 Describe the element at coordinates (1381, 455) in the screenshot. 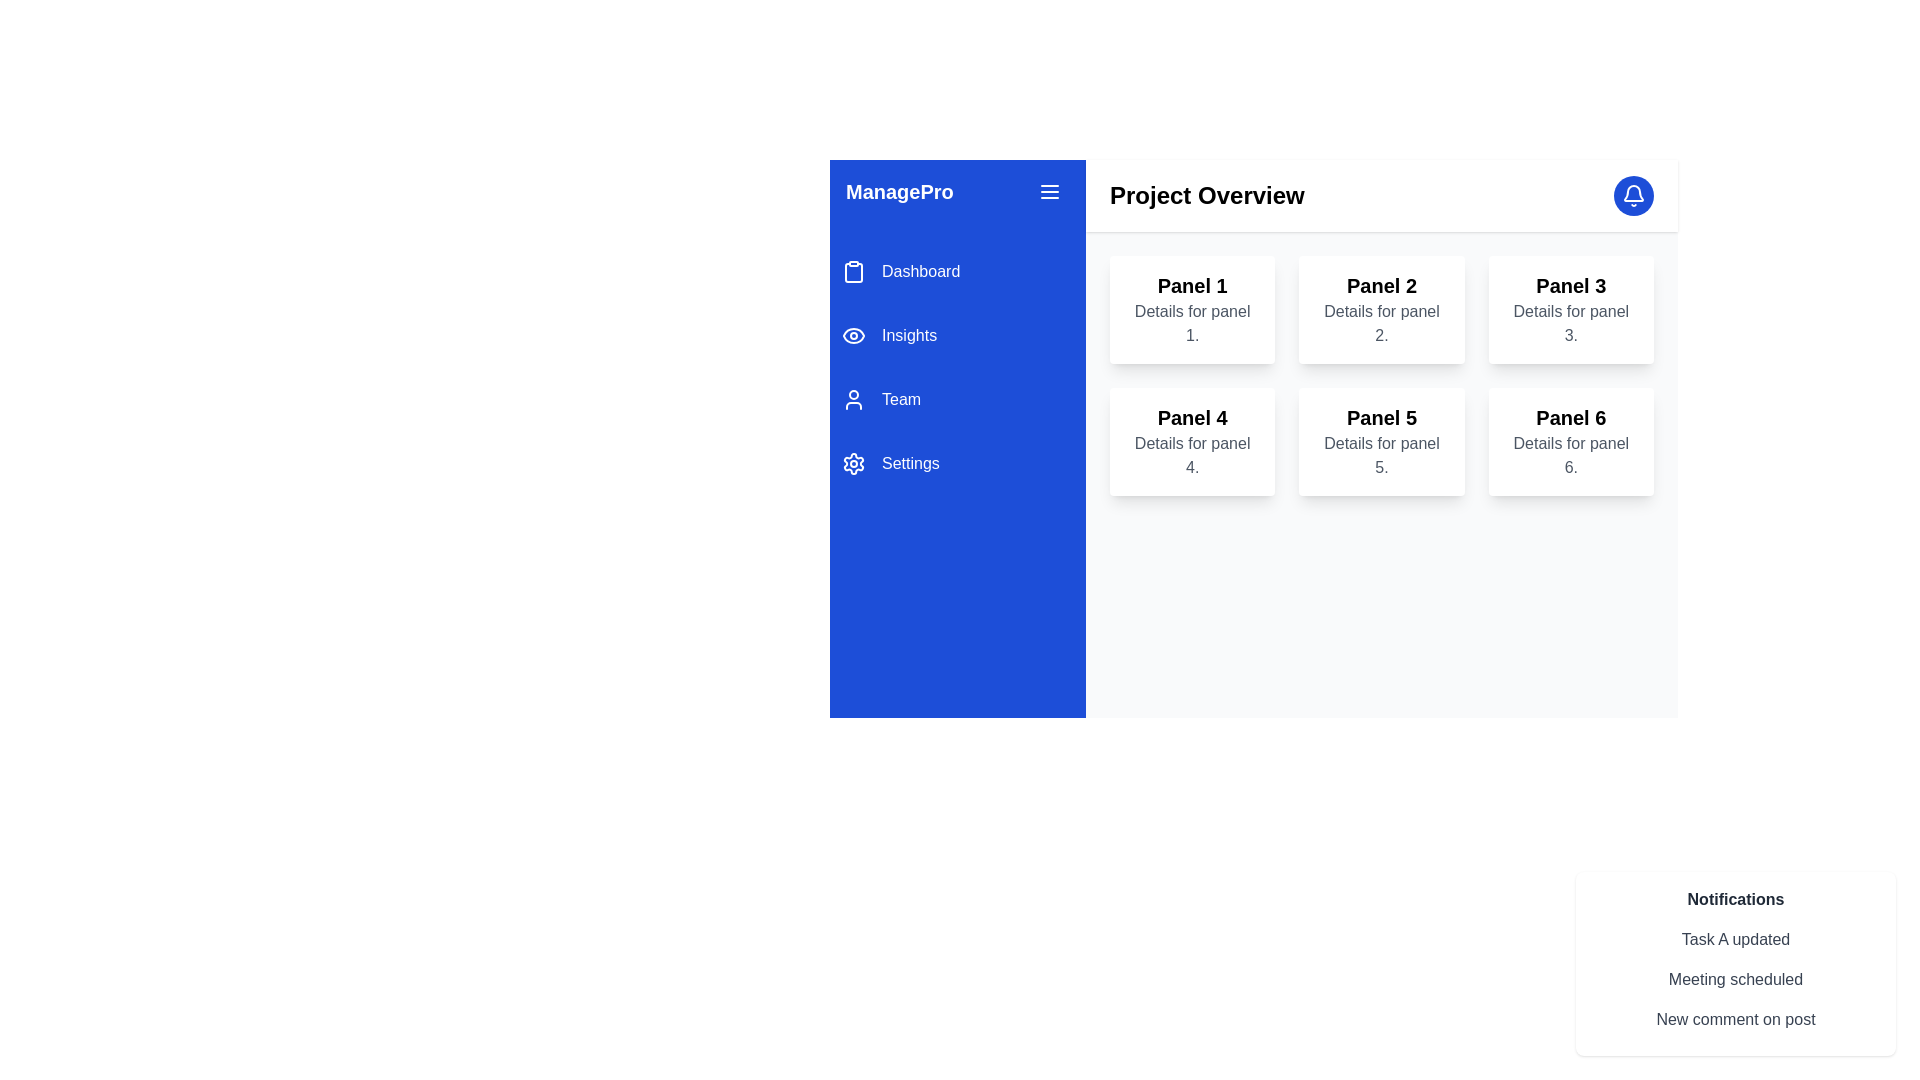

I see `the text label providing additional information about 'Panel 5' located beneath the heading 'Panel 5' in the 'Project Overview' section` at that location.